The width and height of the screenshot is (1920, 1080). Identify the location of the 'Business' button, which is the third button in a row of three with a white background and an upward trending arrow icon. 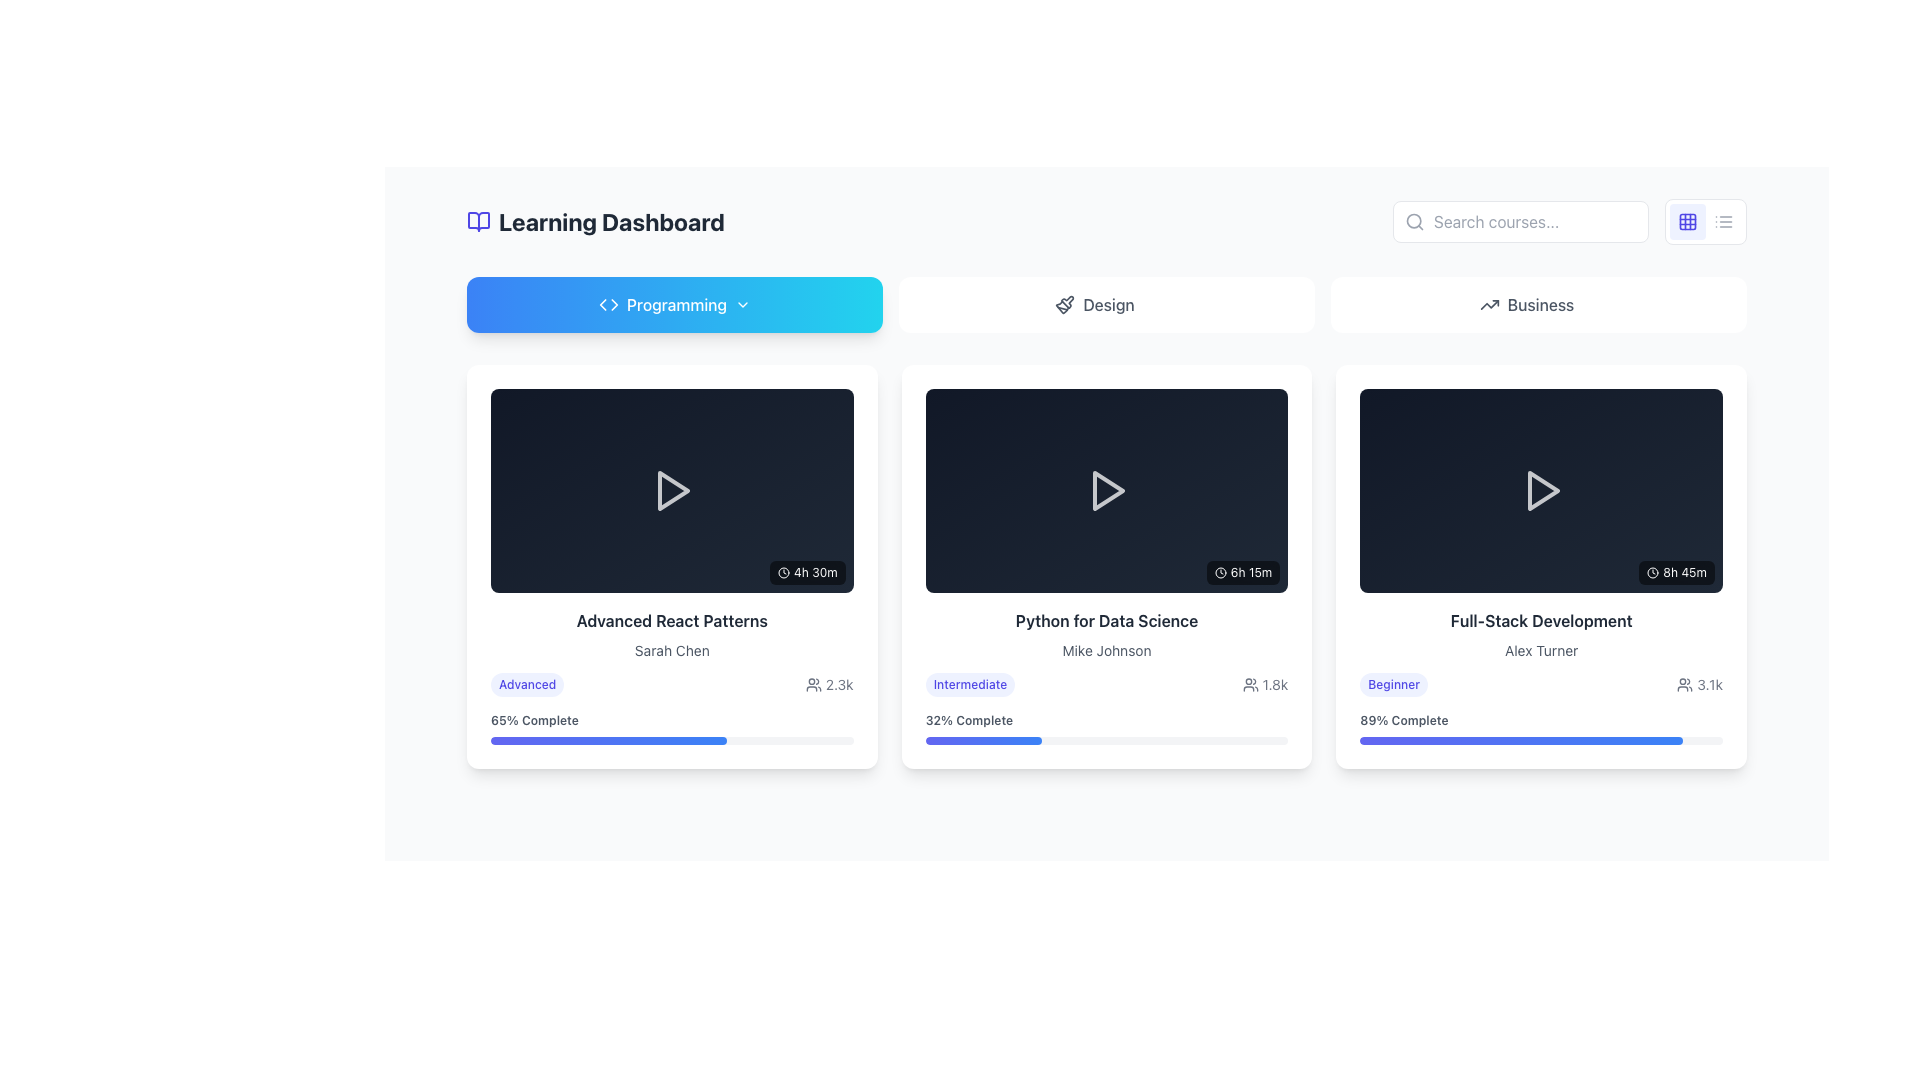
(1538, 304).